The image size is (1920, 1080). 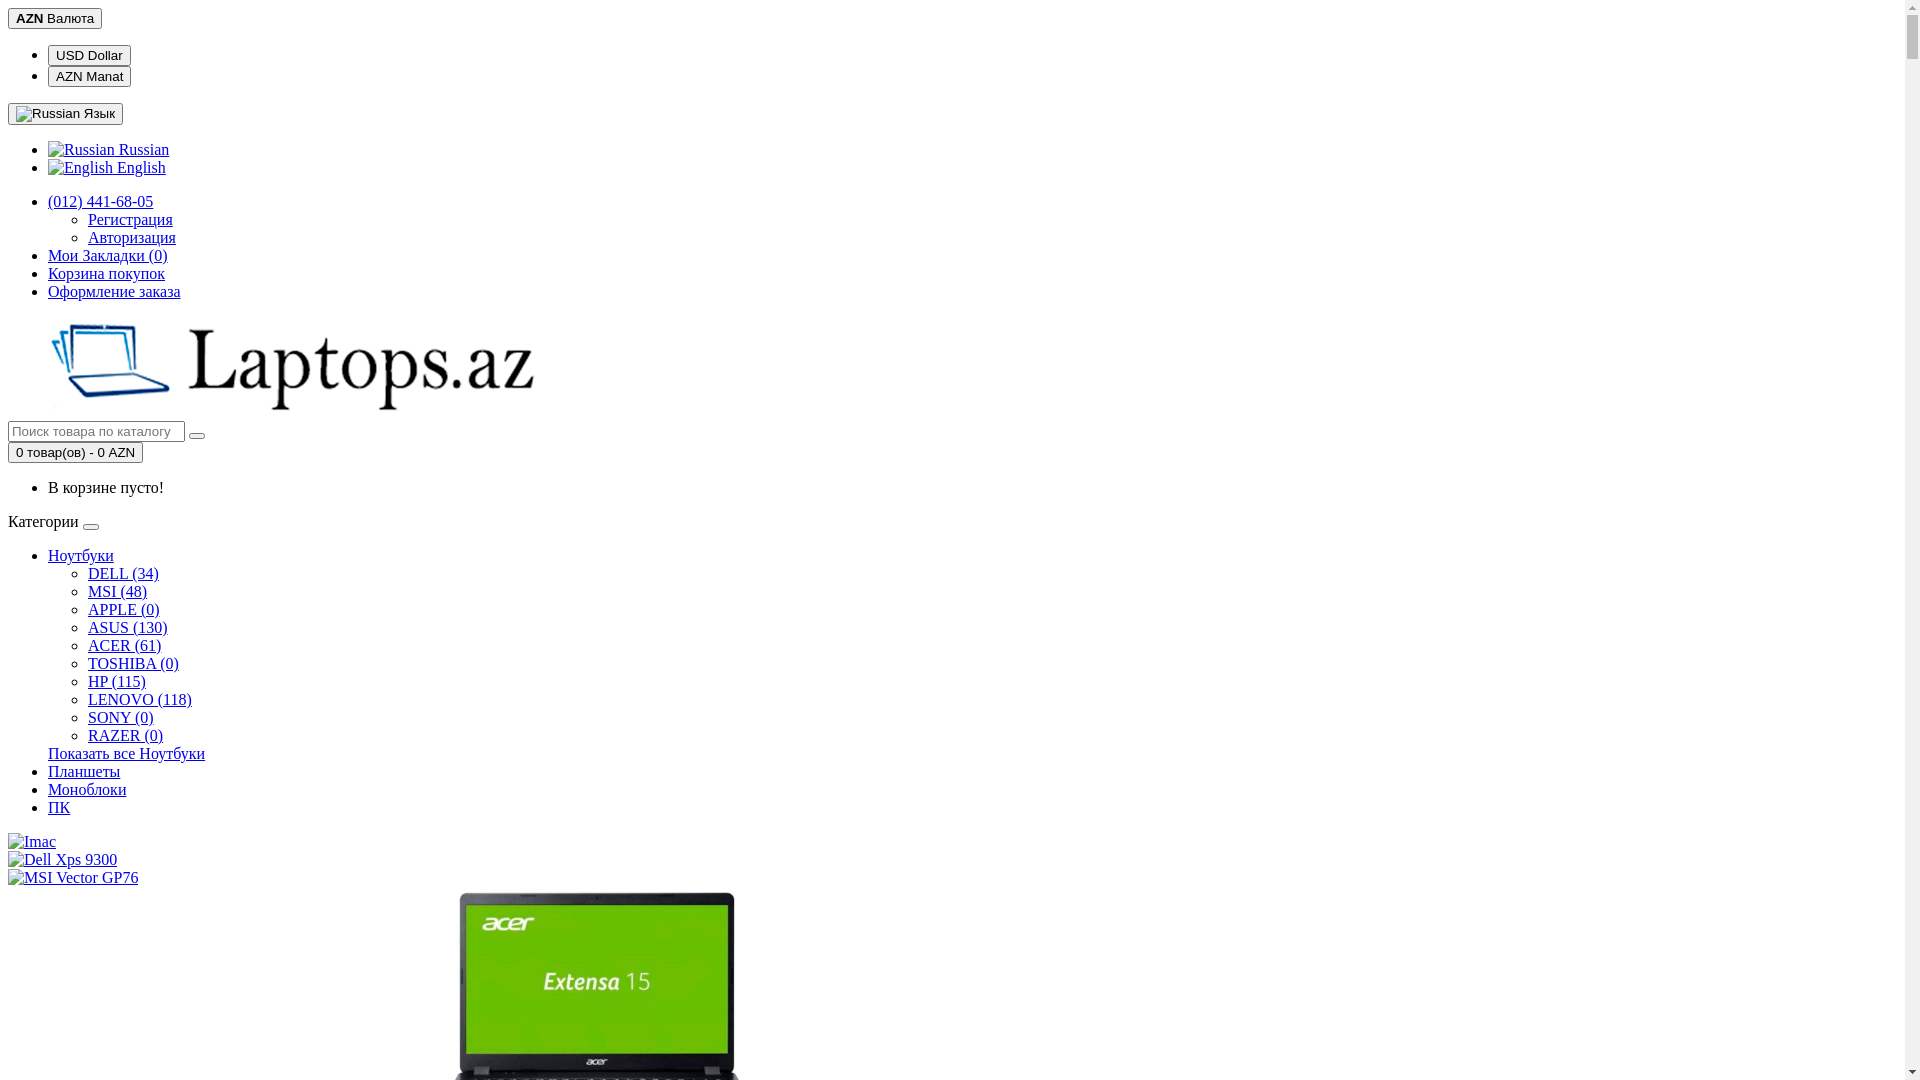 What do you see at coordinates (132, 663) in the screenshot?
I see `'TOSHIBA (0)'` at bounding box center [132, 663].